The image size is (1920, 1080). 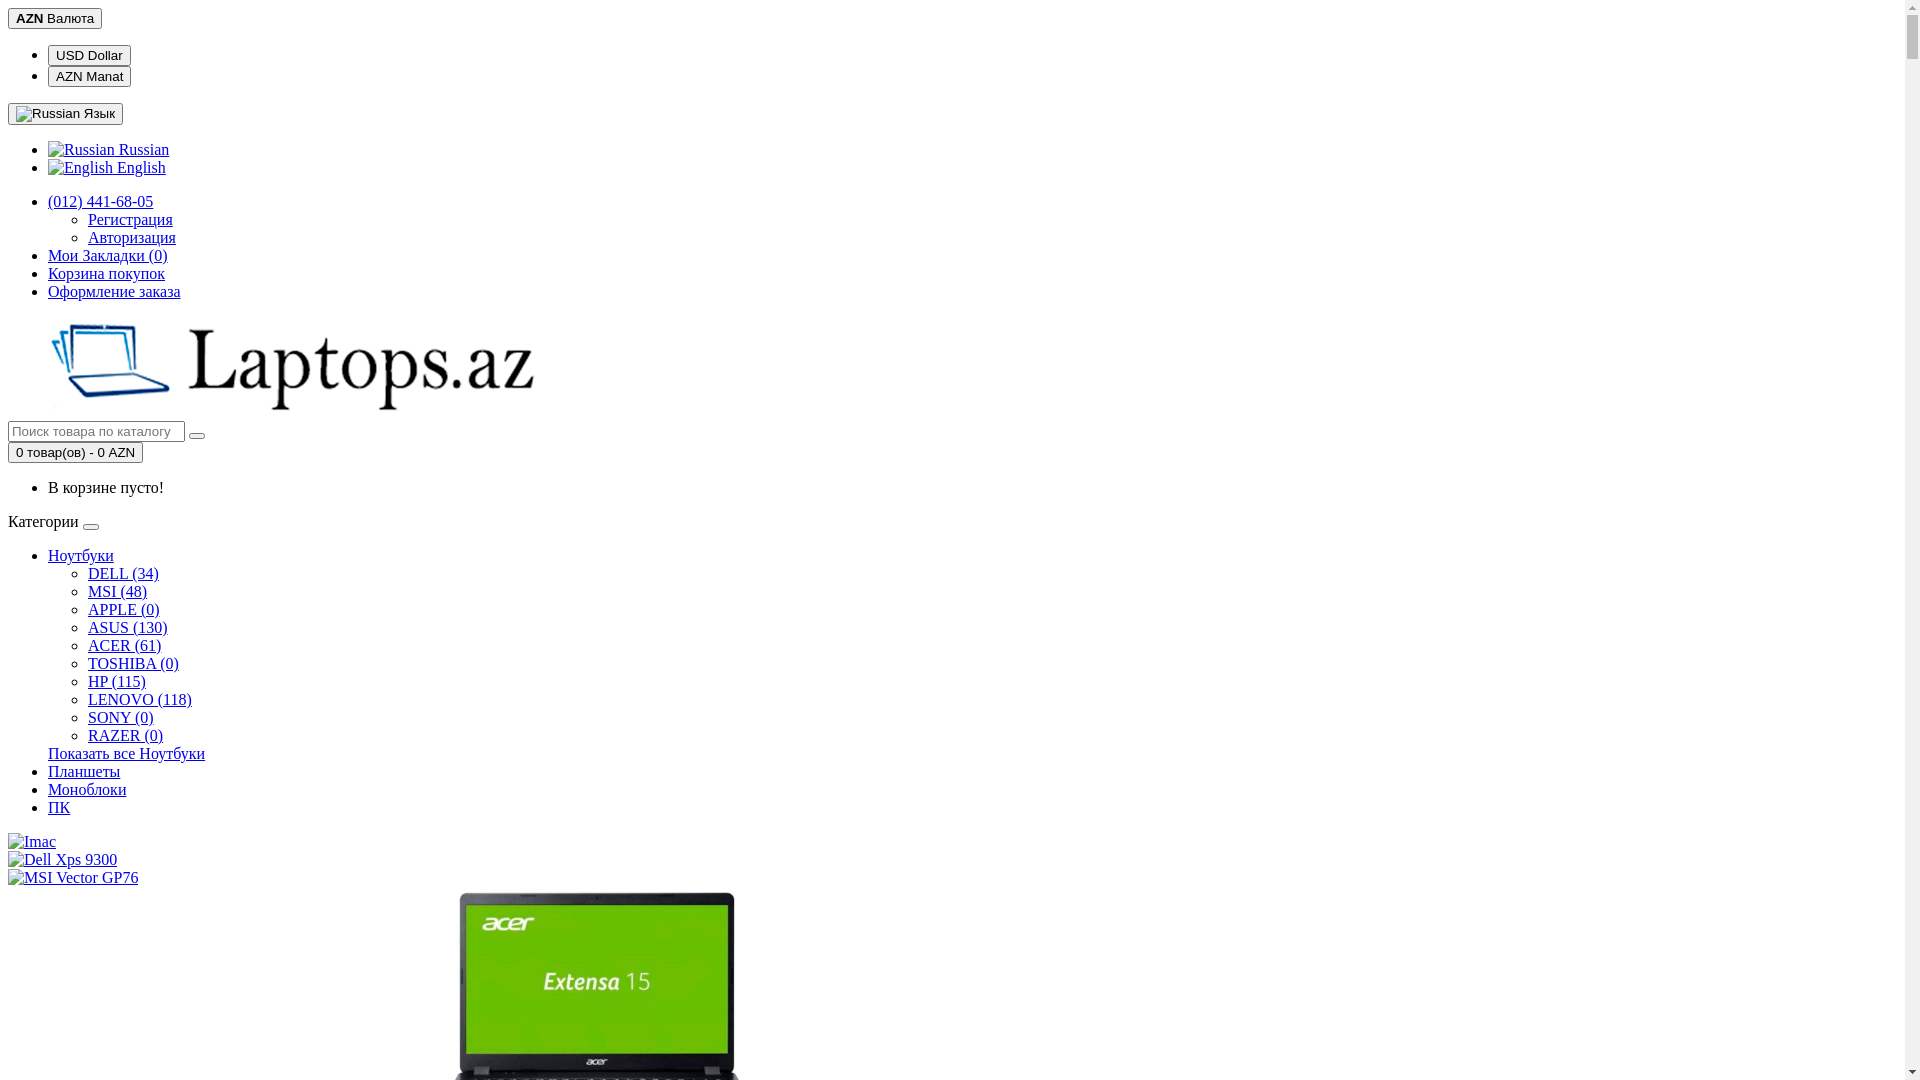 What do you see at coordinates (132, 663) in the screenshot?
I see `'TOSHIBA (0)'` at bounding box center [132, 663].